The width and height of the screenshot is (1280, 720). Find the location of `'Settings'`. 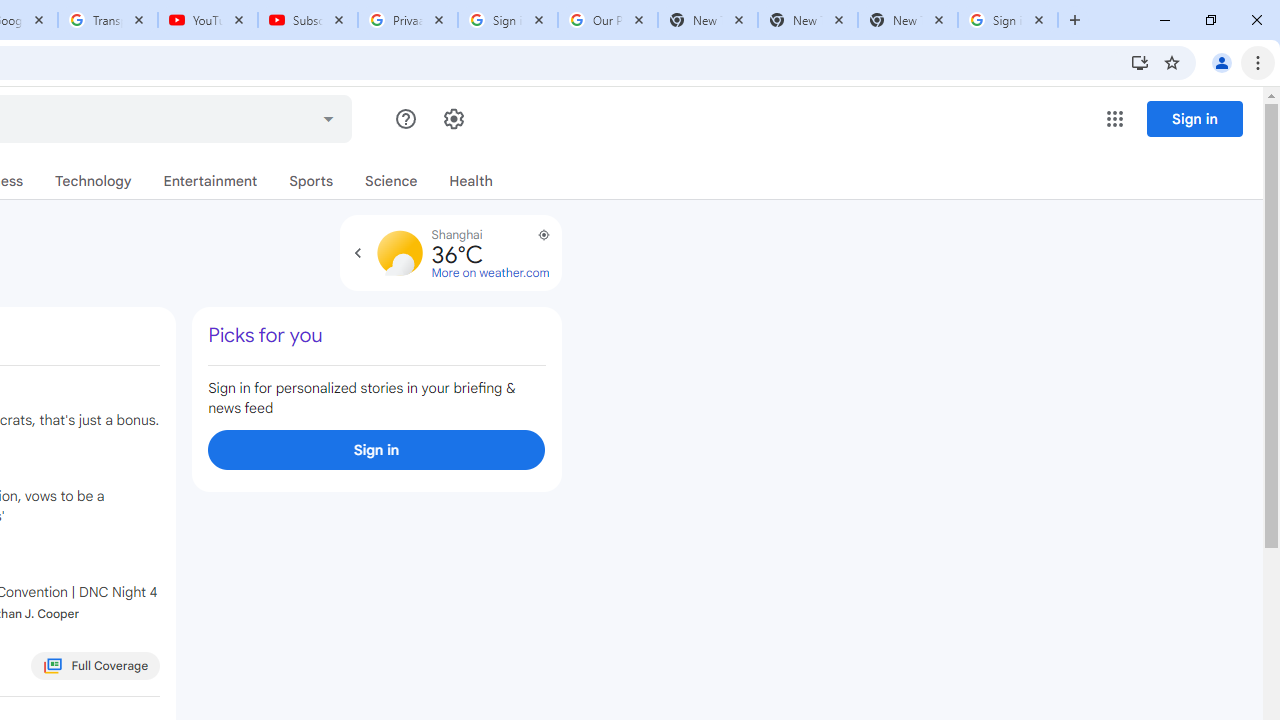

'Settings' is located at coordinates (452, 119).